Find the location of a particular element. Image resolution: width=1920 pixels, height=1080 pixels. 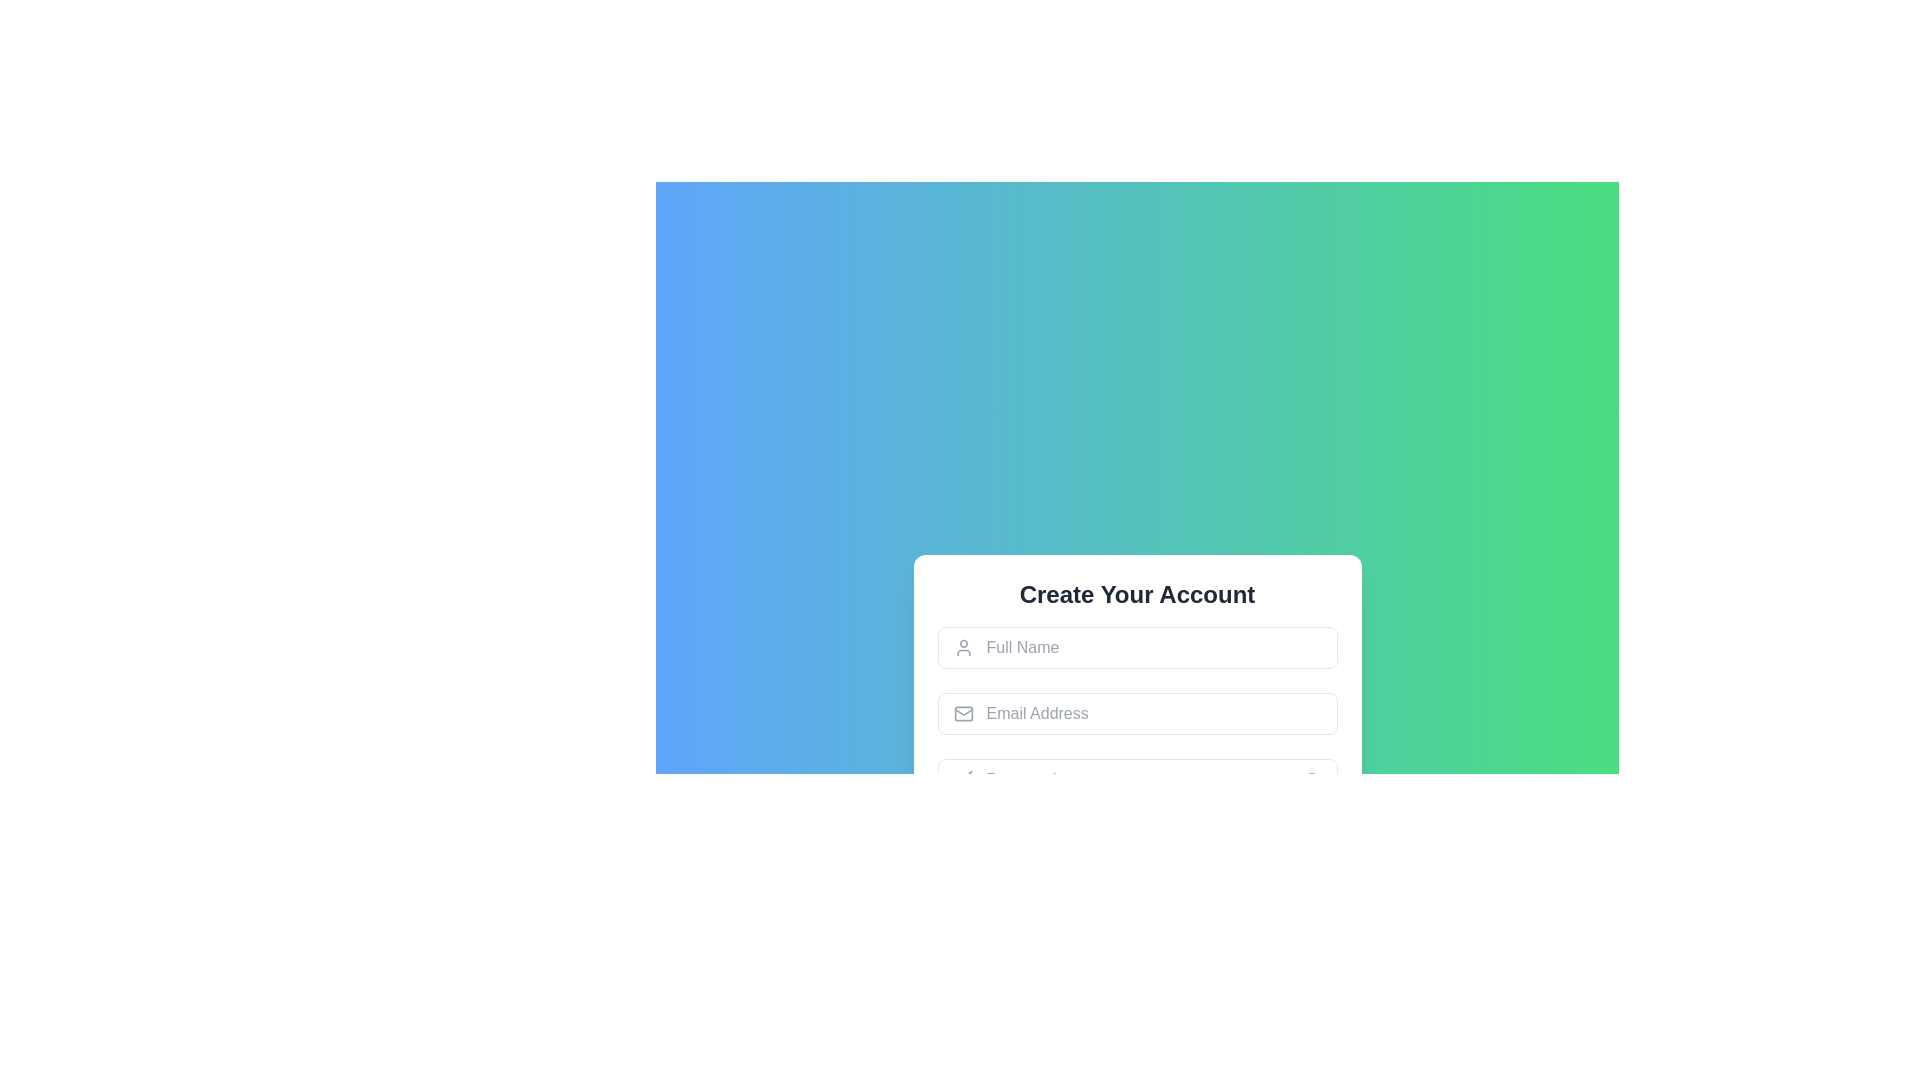

the user account icon located on the left side of the 'Full Name' input field in the user registration form is located at coordinates (963, 648).